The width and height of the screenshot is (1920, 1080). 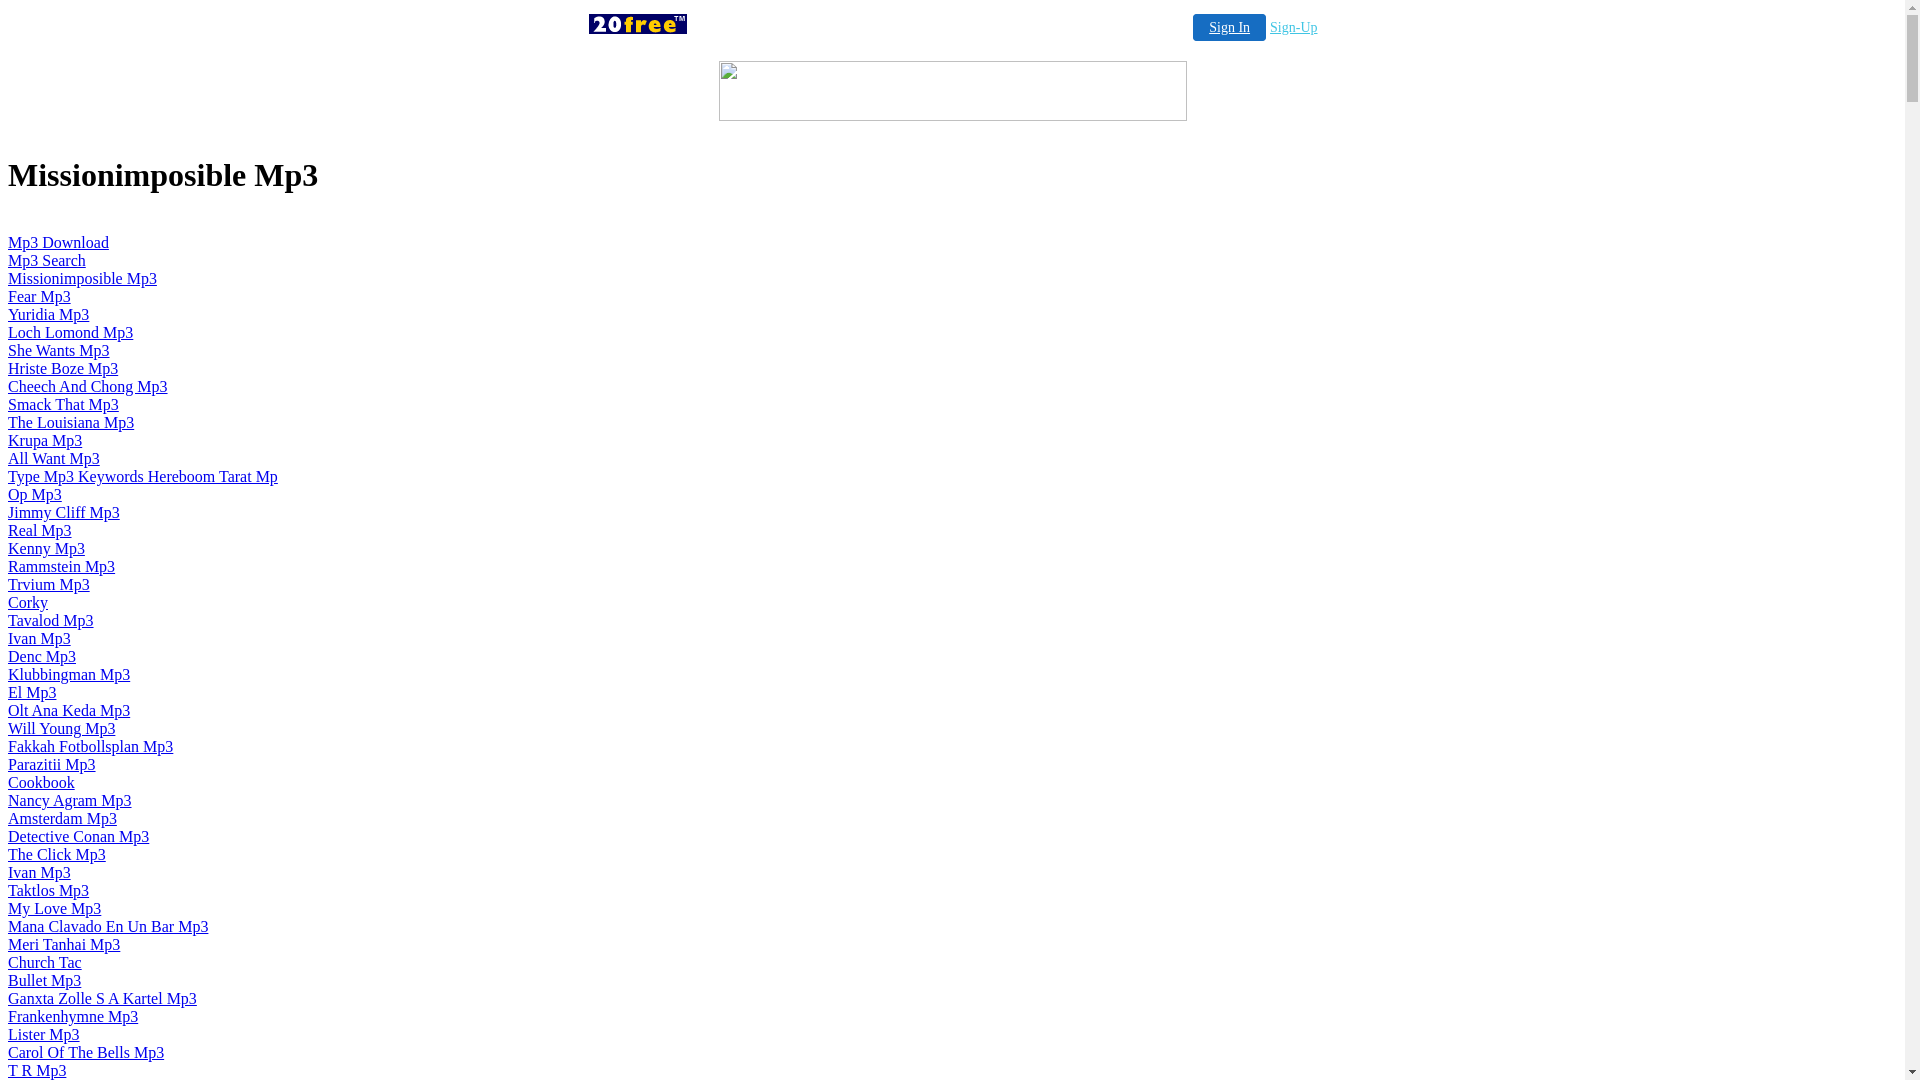 What do you see at coordinates (48, 314) in the screenshot?
I see `'Yuridia Mp3'` at bounding box center [48, 314].